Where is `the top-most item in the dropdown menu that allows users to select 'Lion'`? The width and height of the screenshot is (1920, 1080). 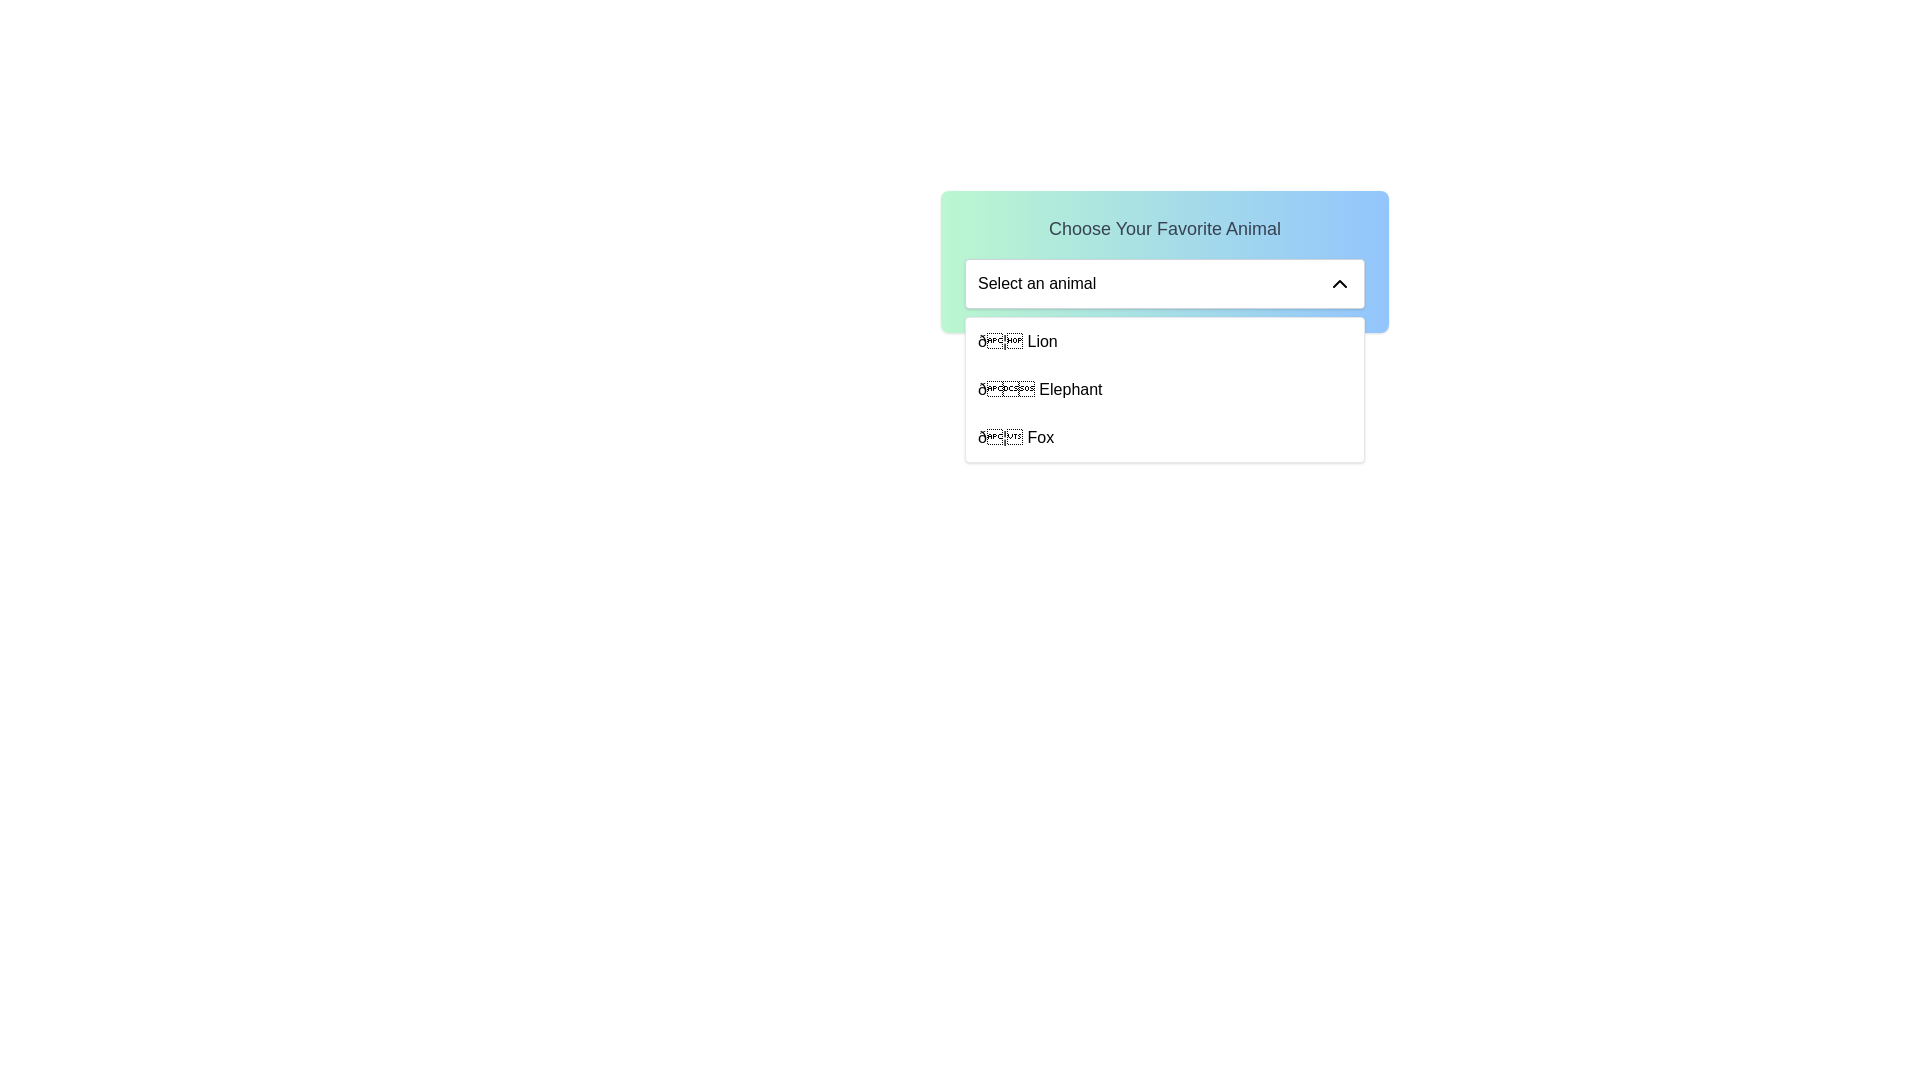
the top-most item in the dropdown menu that allows users to select 'Lion' is located at coordinates (1165, 341).